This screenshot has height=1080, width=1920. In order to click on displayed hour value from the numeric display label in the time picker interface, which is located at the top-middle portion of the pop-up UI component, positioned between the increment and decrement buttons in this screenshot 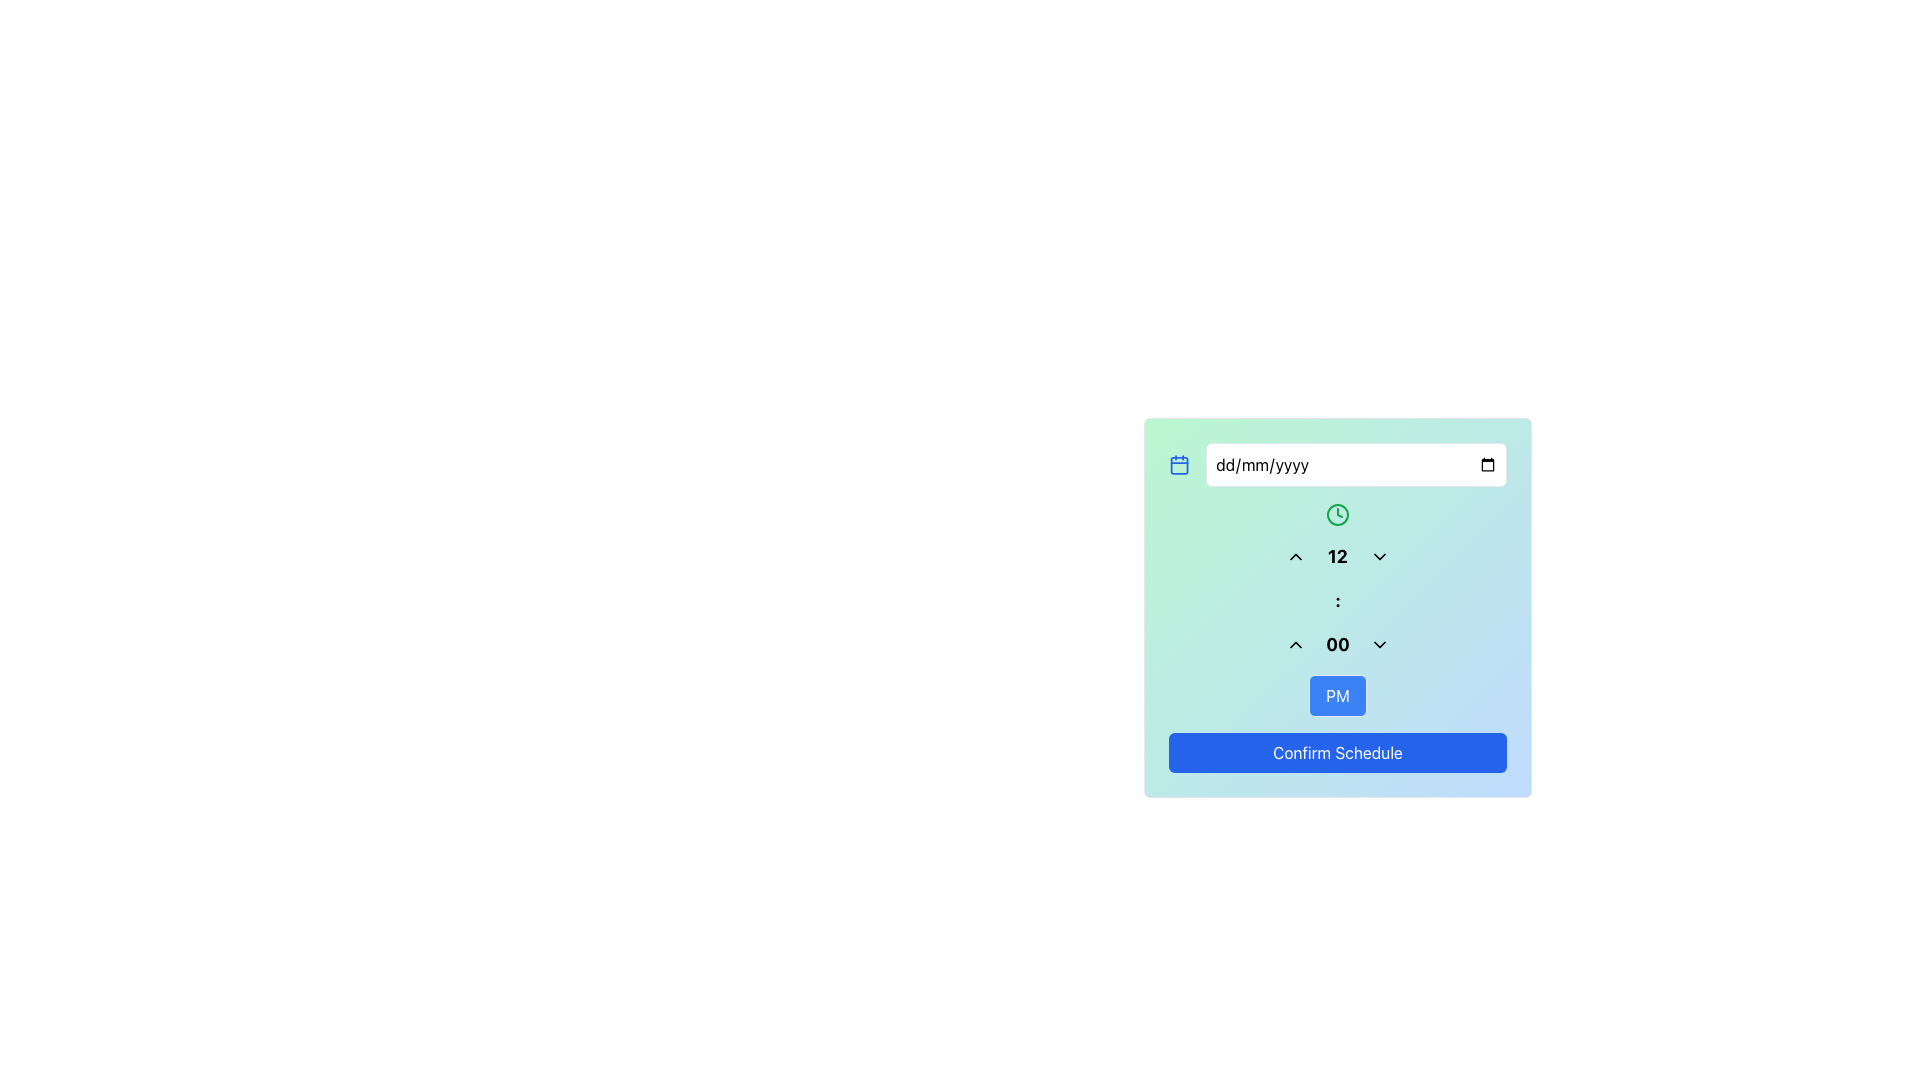, I will do `click(1338, 556)`.